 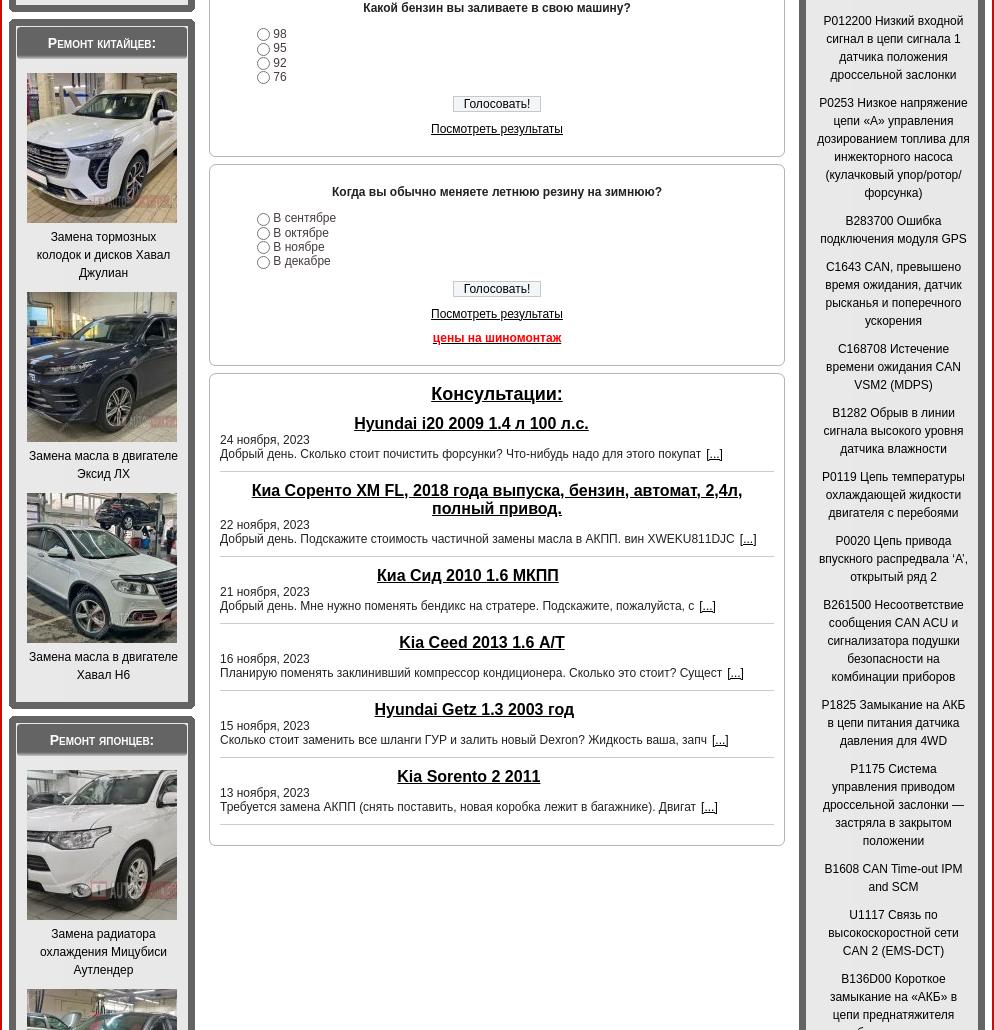 I want to click on 'P0119 Цепь температуры охлаждающей жидкости двигателя с перебоями', so click(x=892, y=494).